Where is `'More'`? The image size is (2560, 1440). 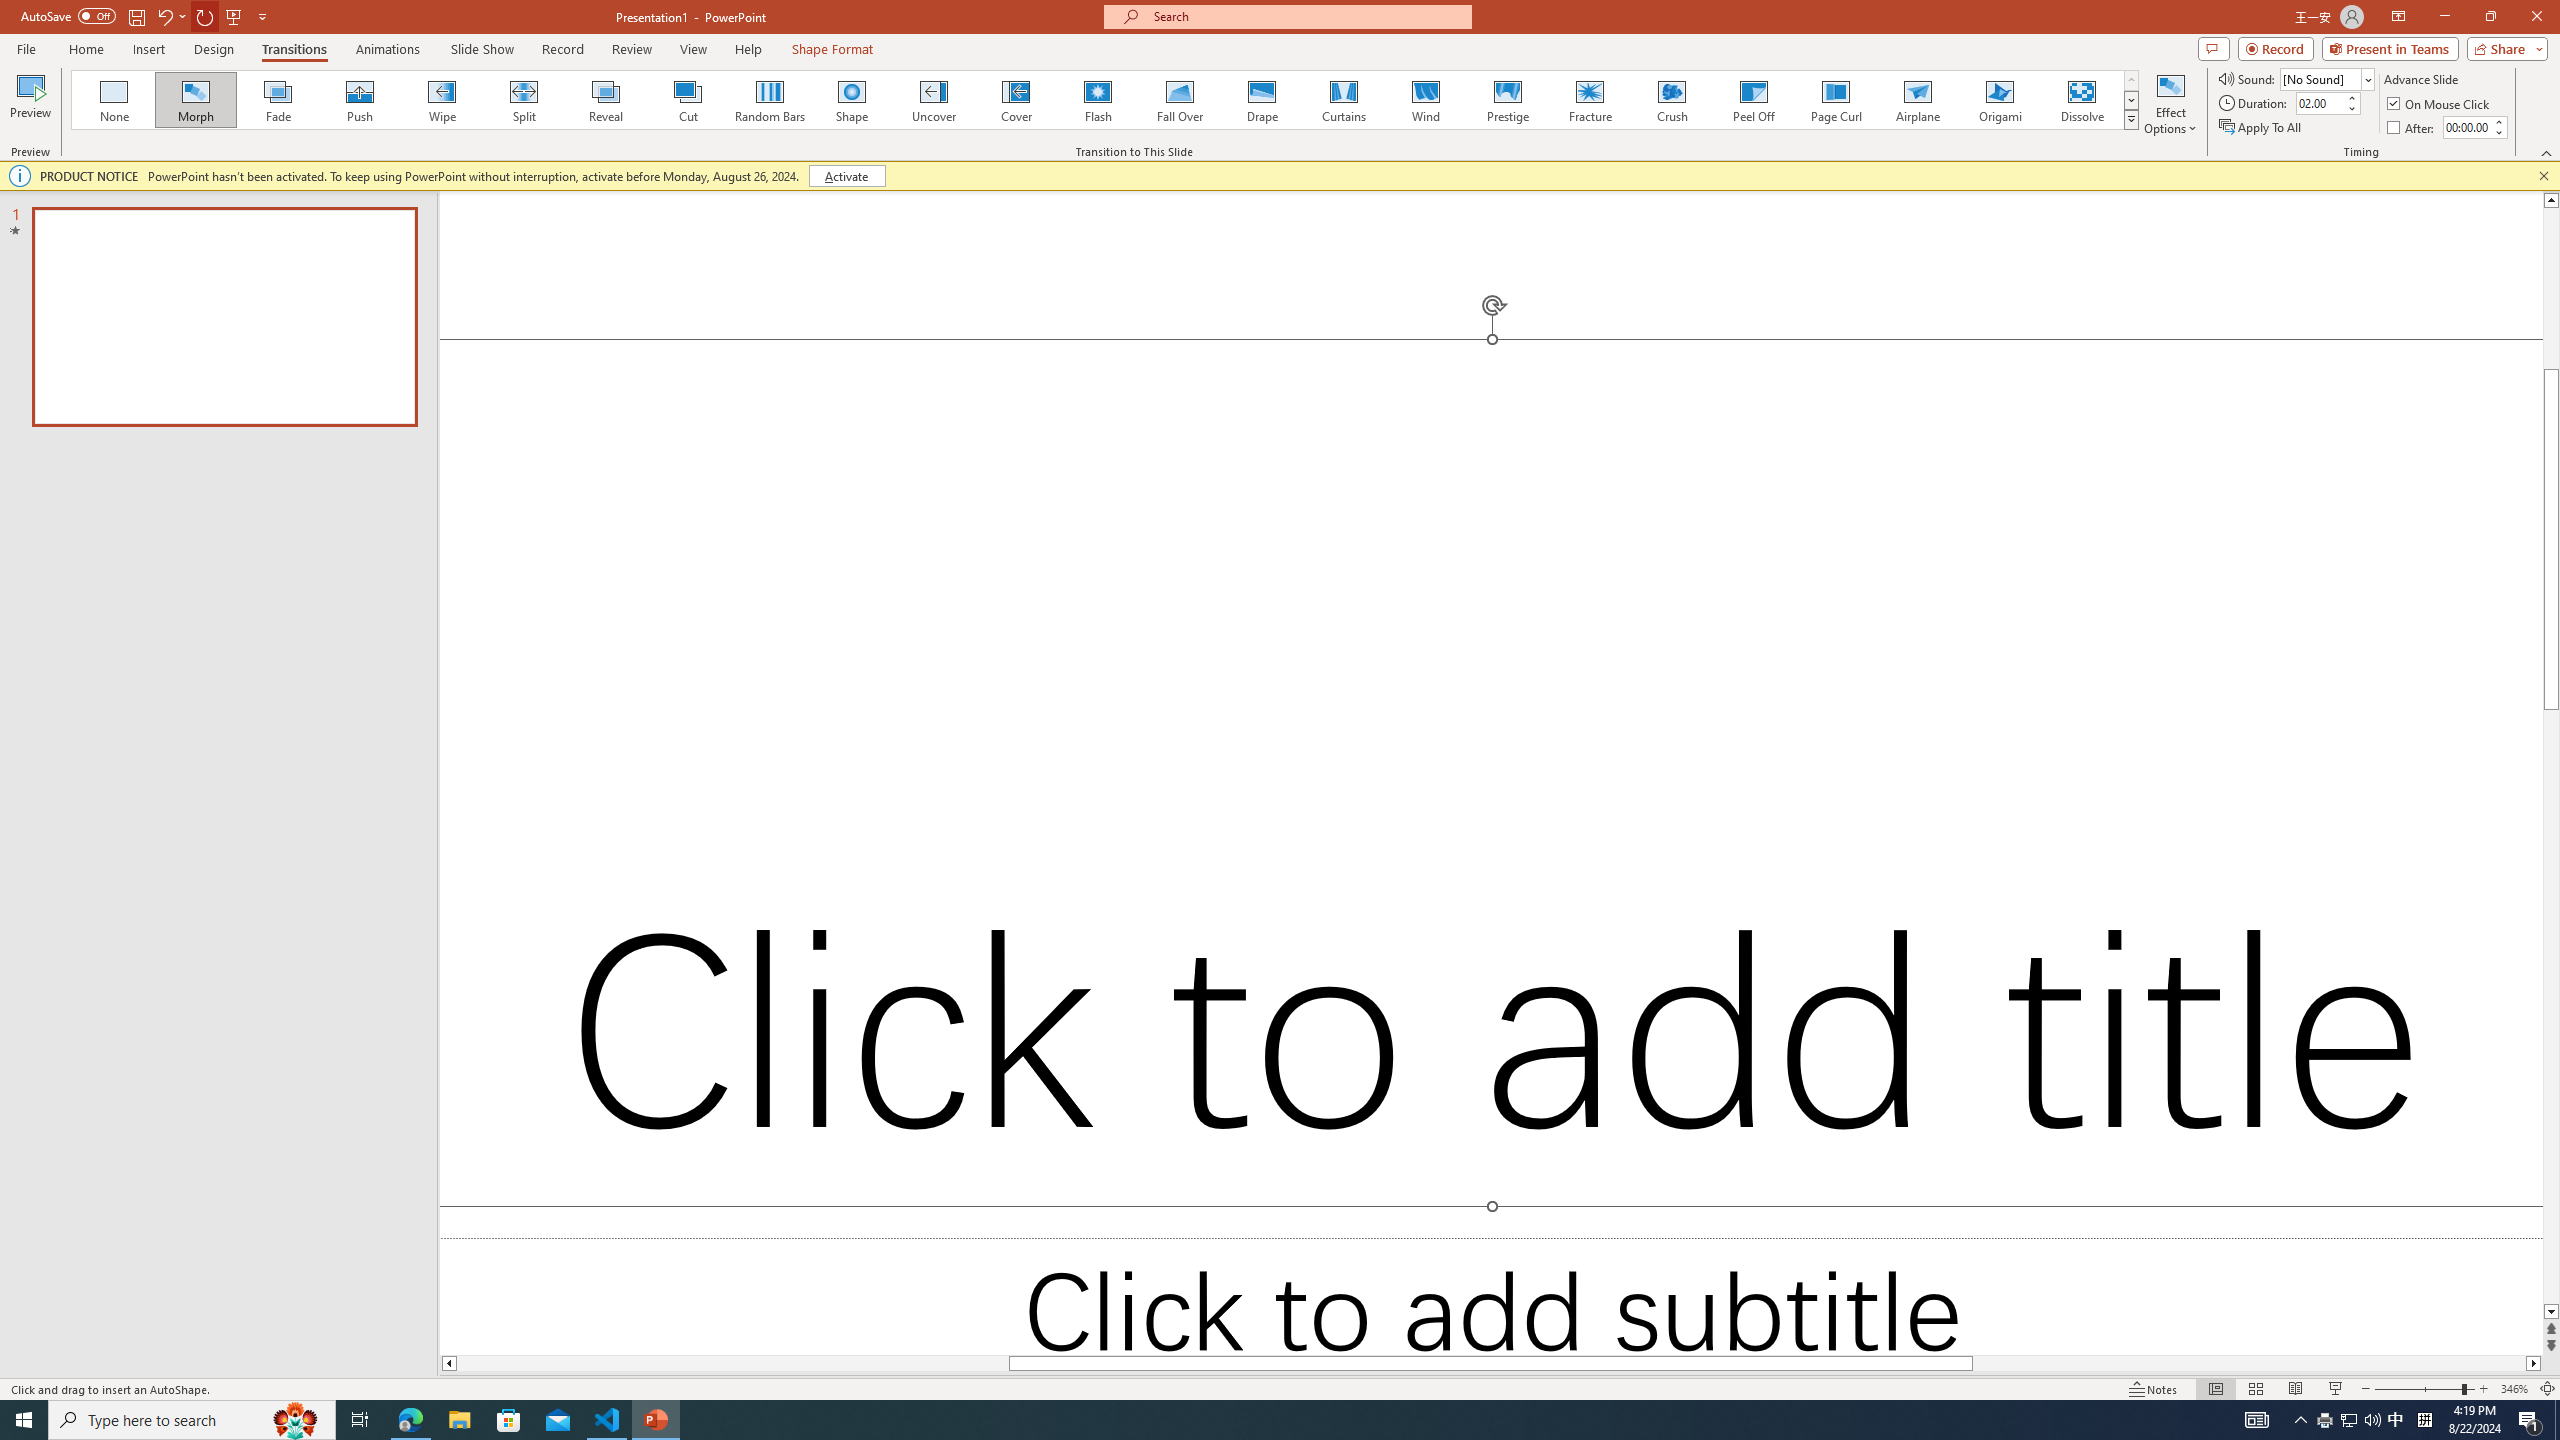 'More' is located at coordinates (2498, 120).